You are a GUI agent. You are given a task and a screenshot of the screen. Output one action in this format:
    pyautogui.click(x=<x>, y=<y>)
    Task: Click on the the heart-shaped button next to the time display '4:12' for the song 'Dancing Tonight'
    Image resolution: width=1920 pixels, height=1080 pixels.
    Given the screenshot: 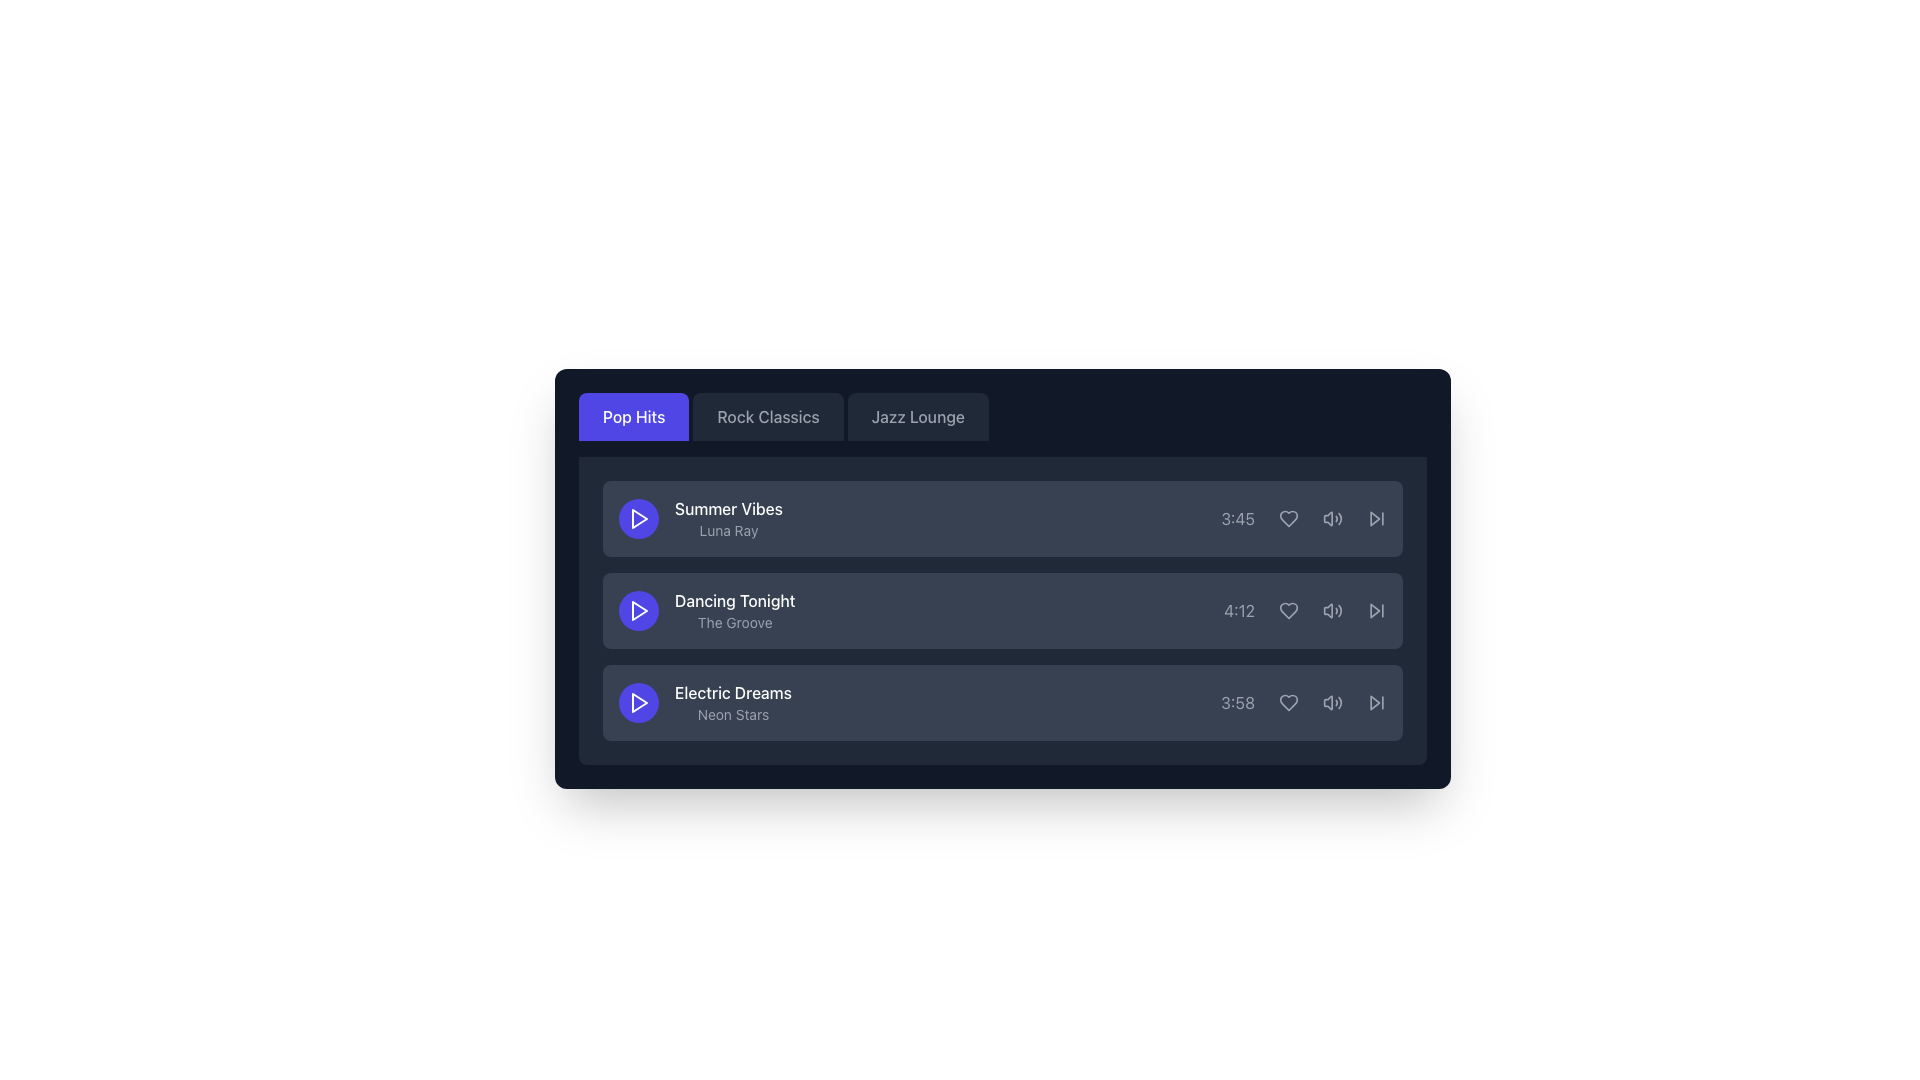 What is the action you would take?
    pyautogui.click(x=1289, y=609)
    